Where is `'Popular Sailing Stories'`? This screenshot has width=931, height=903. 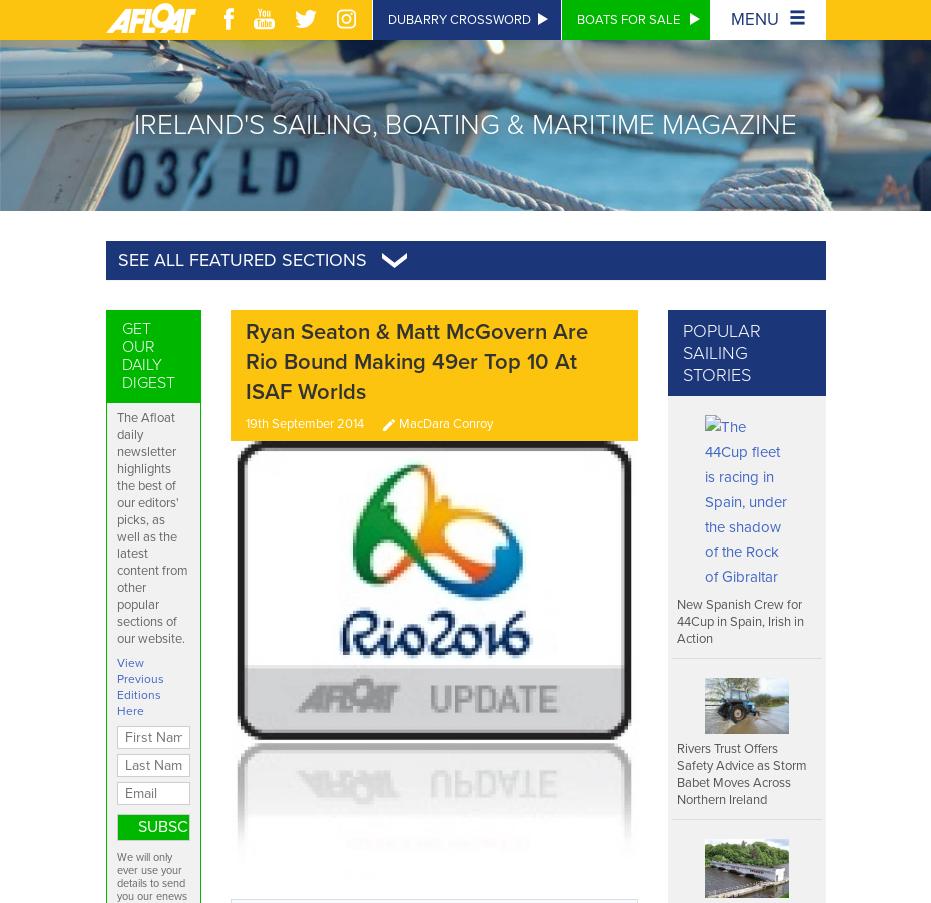 'Popular Sailing Stories' is located at coordinates (720, 352).